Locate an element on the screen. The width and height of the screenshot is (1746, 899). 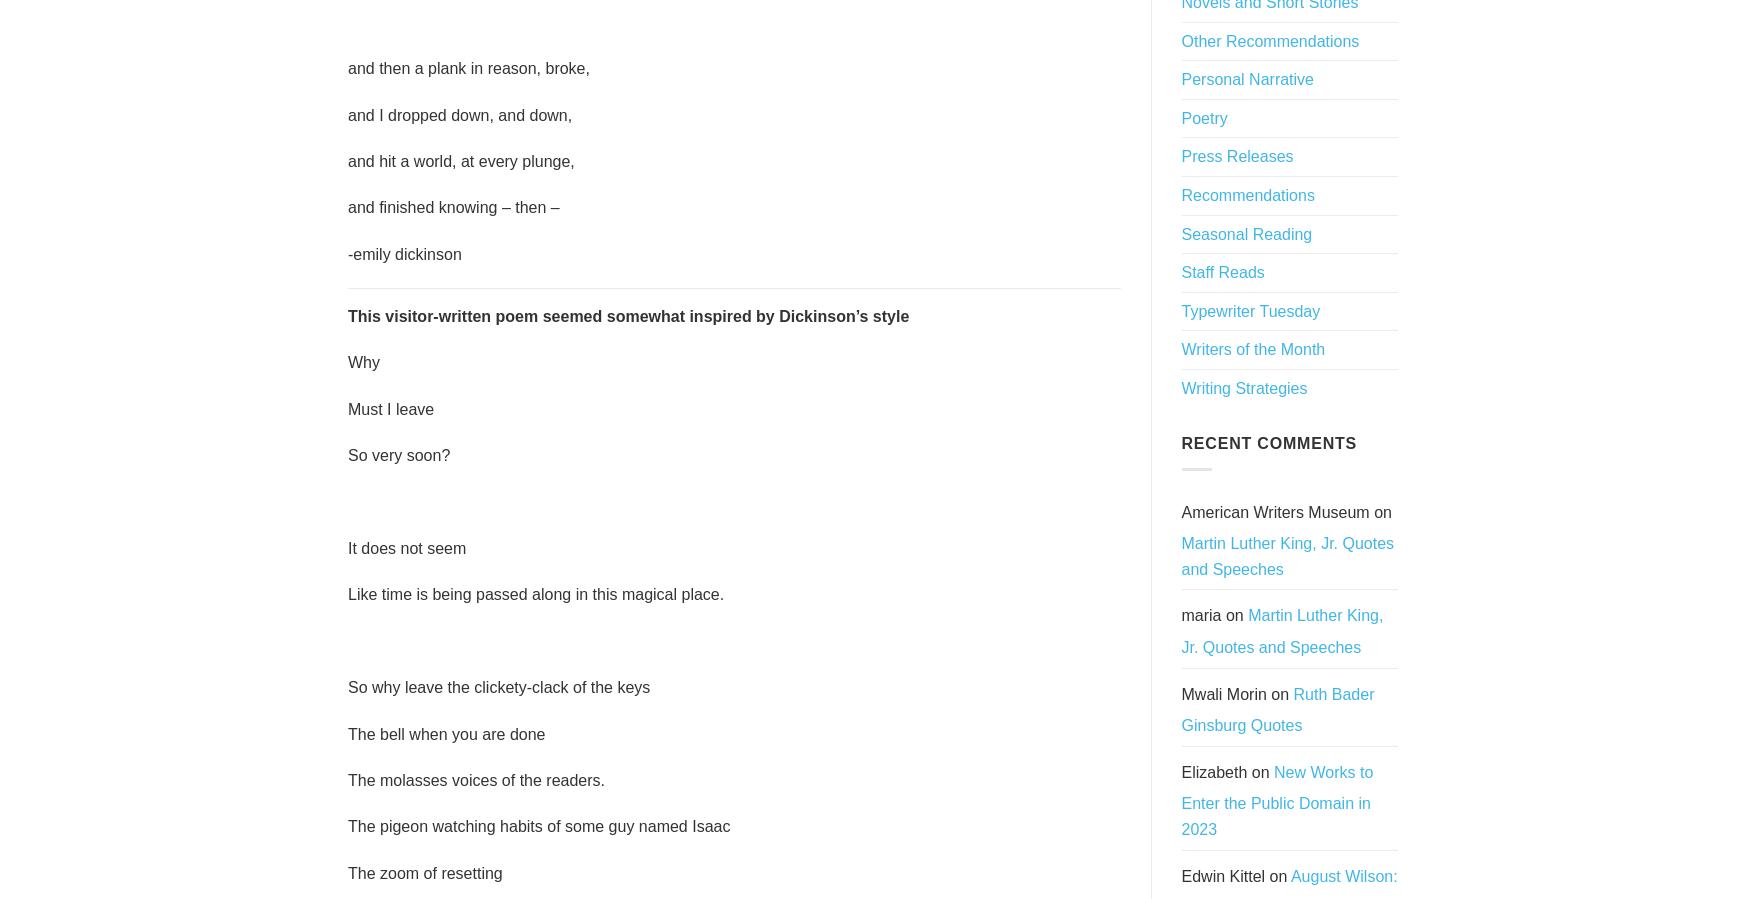
'Writers of the Month' is located at coordinates (1251, 348).